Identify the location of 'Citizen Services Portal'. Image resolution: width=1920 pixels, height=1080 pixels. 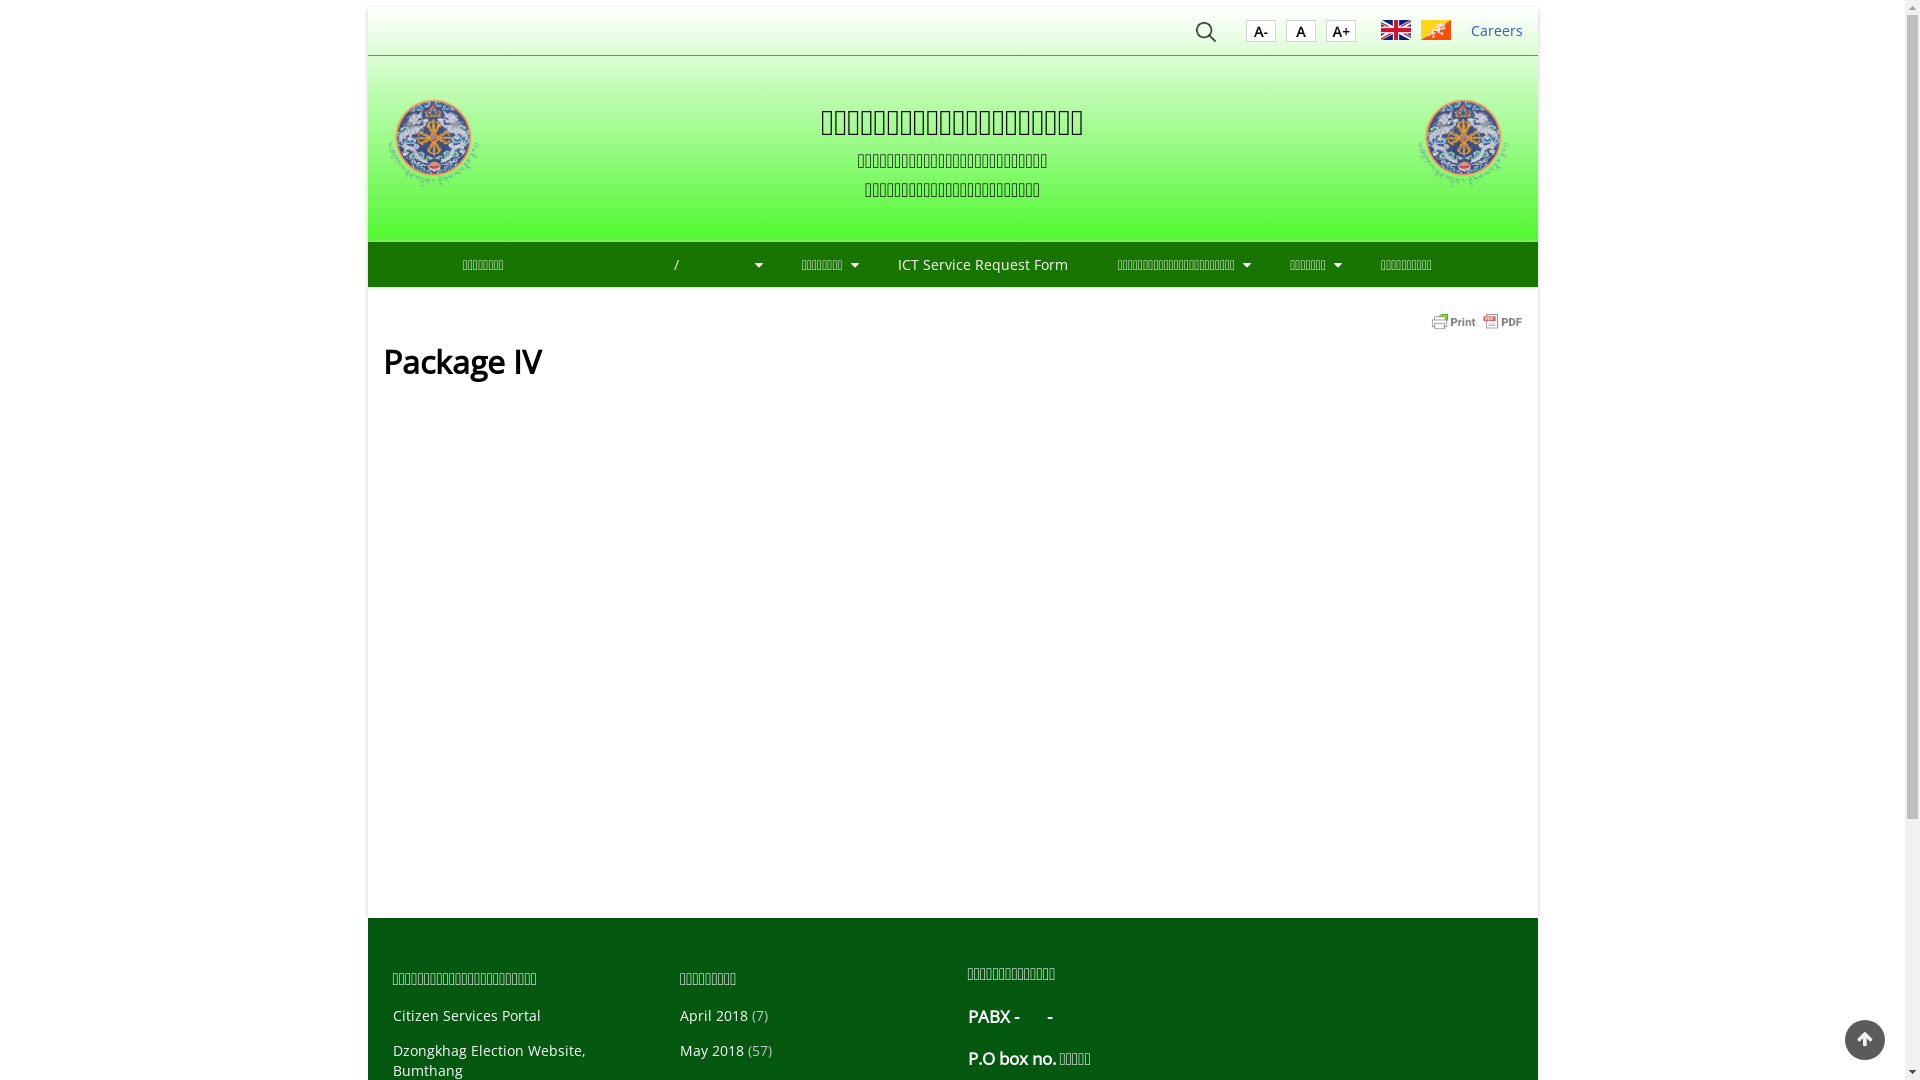
(464, 1015).